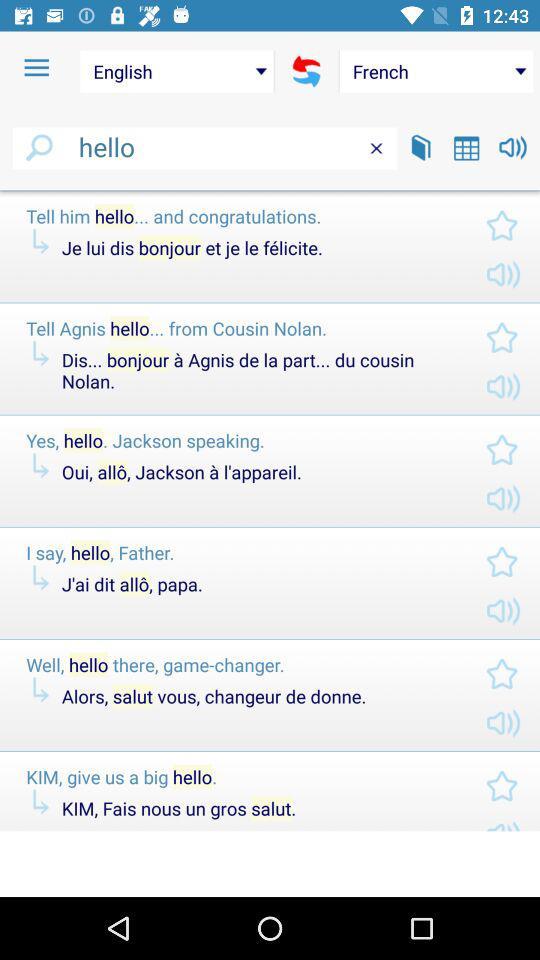 The width and height of the screenshot is (540, 960). What do you see at coordinates (306, 71) in the screenshot?
I see `refresh` at bounding box center [306, 71].